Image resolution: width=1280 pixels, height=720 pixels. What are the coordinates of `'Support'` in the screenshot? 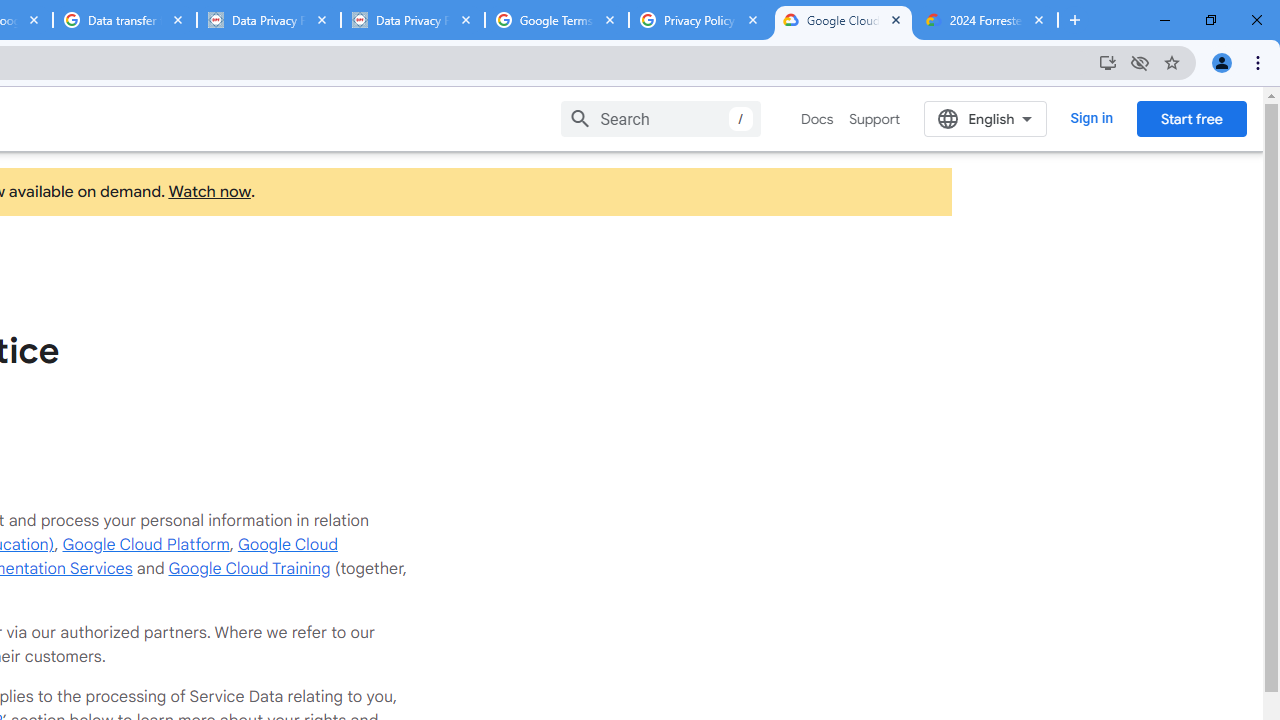 It's located at (874, 119).